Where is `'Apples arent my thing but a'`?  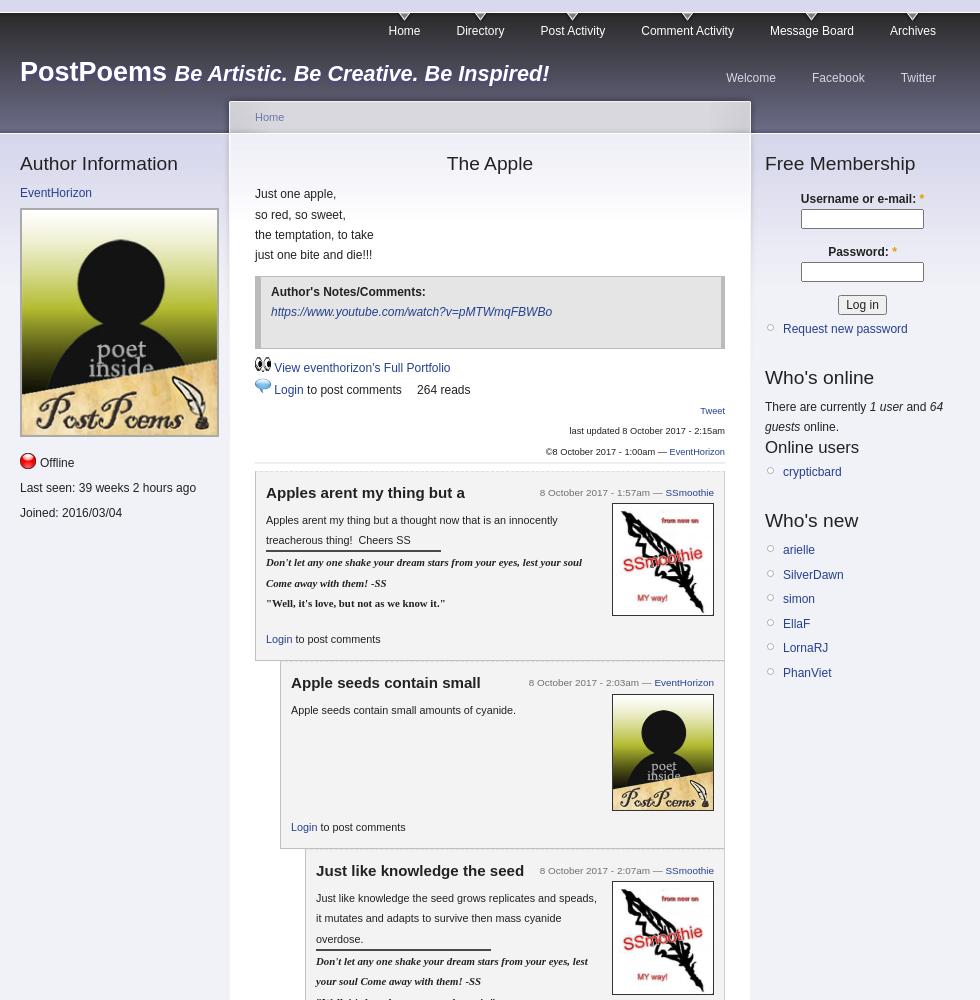
'Apples arent my thing but a' is located at coordinates (364, 490).